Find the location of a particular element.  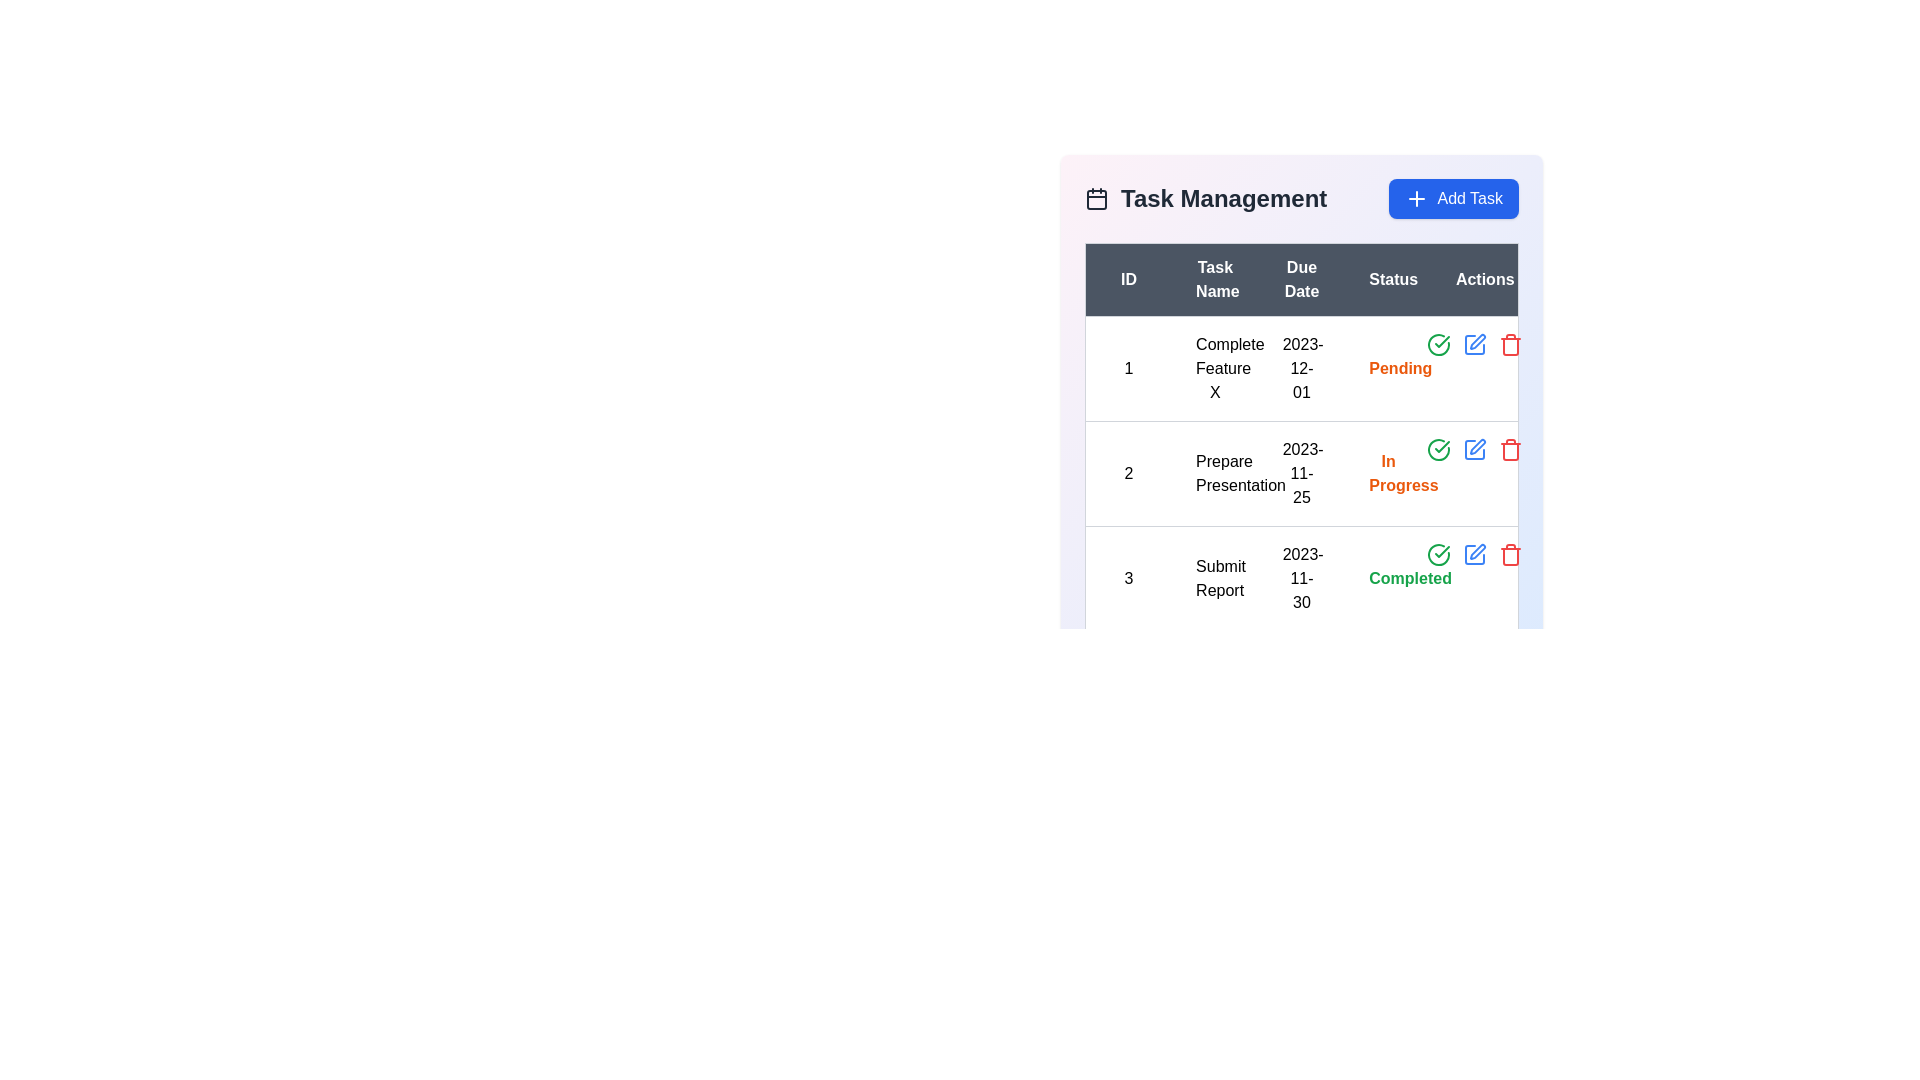

the static text element displaying the date '2023-12-01' in the 'Due Date' column of the task management table for the task 'Complete Feature X' is located at coordinates (1301, 369).